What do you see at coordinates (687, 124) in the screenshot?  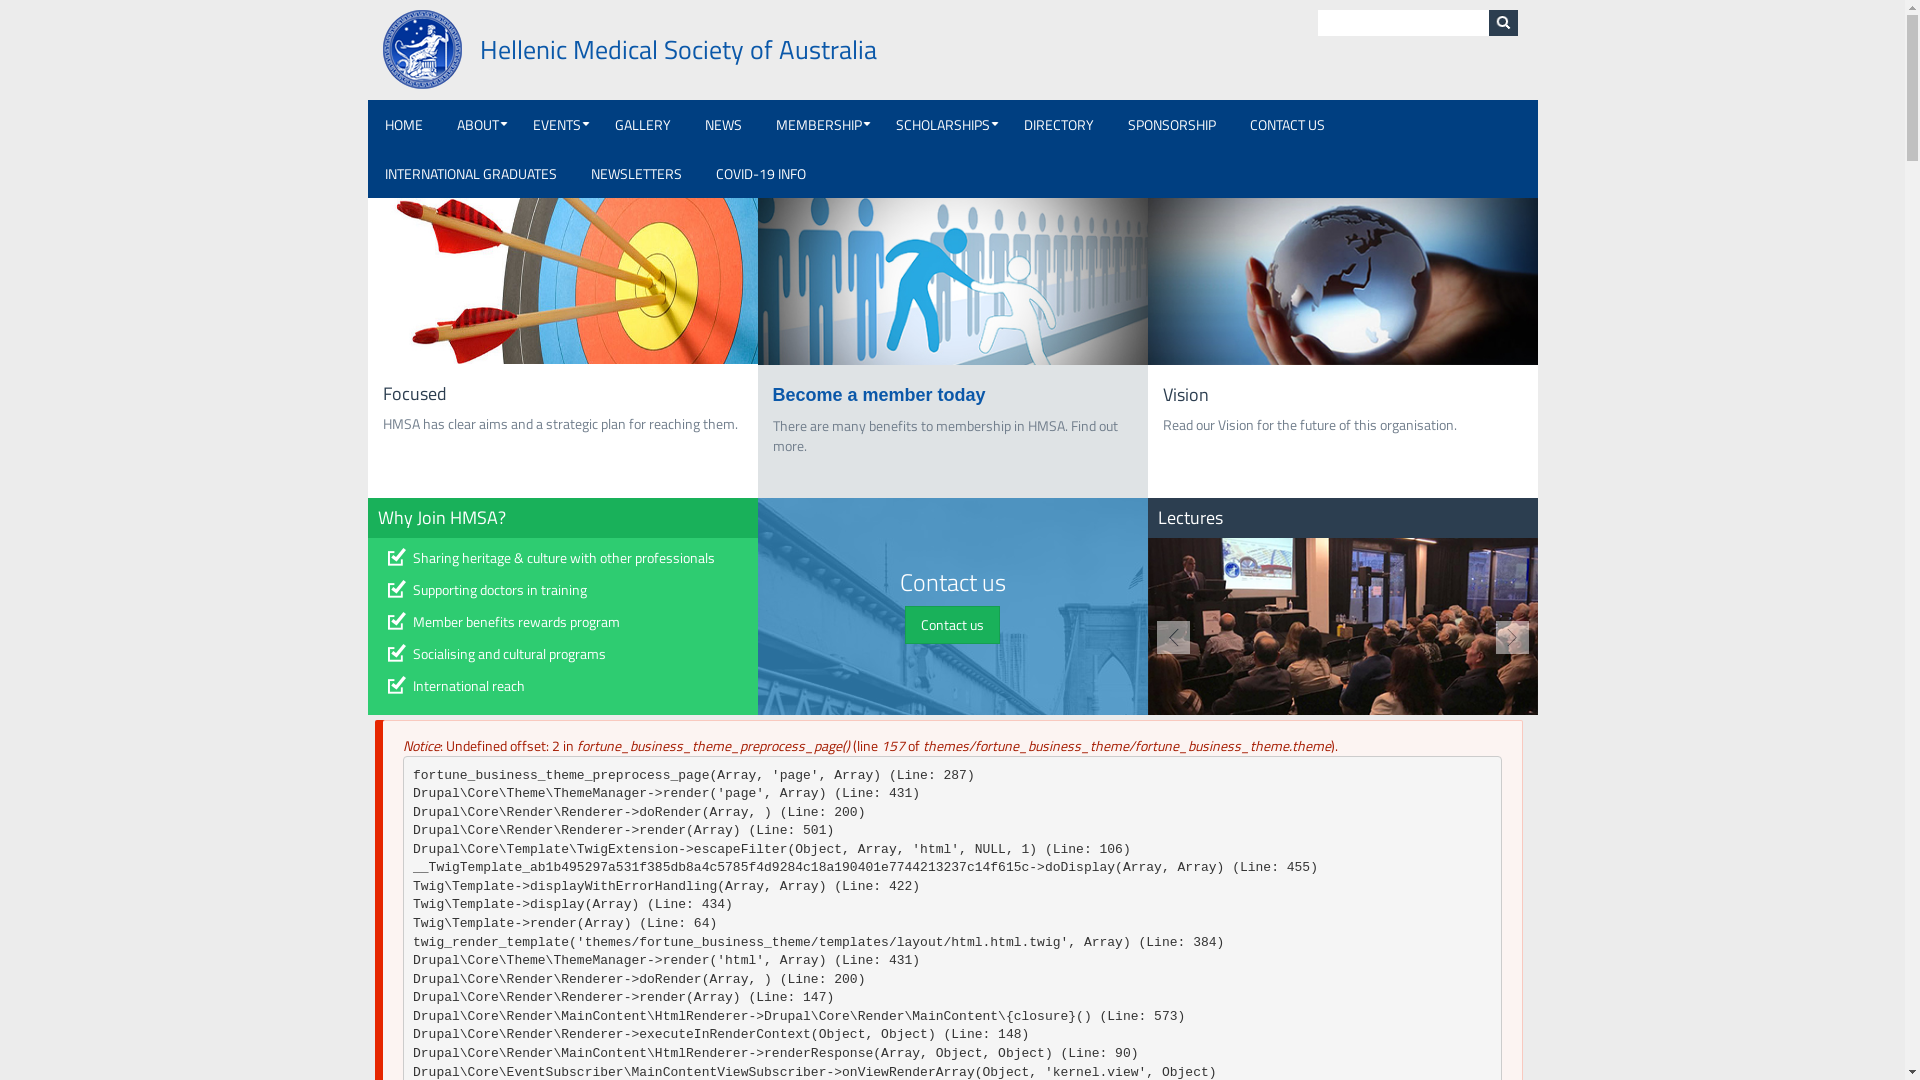 I see `'NEWS'` at bounding box center [687, 124].